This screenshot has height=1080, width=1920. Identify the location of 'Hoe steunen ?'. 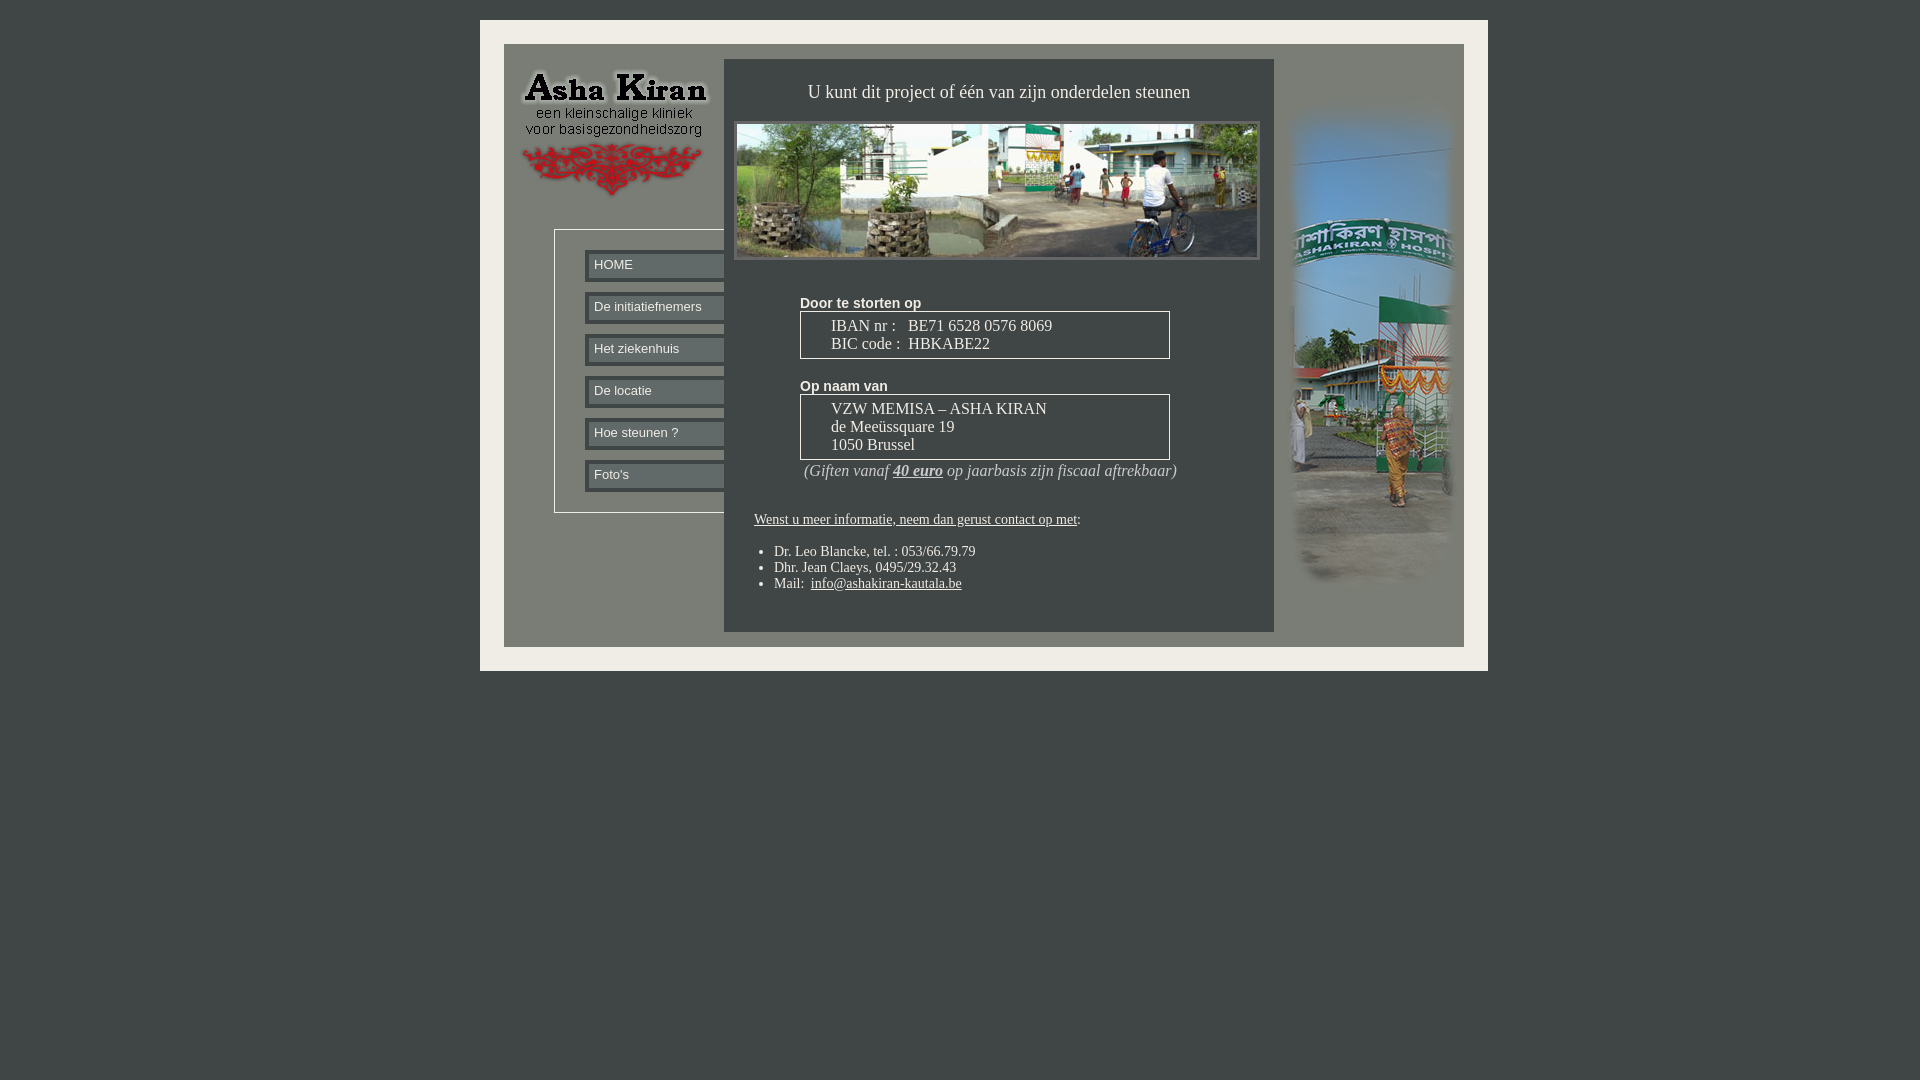
(670, 434).